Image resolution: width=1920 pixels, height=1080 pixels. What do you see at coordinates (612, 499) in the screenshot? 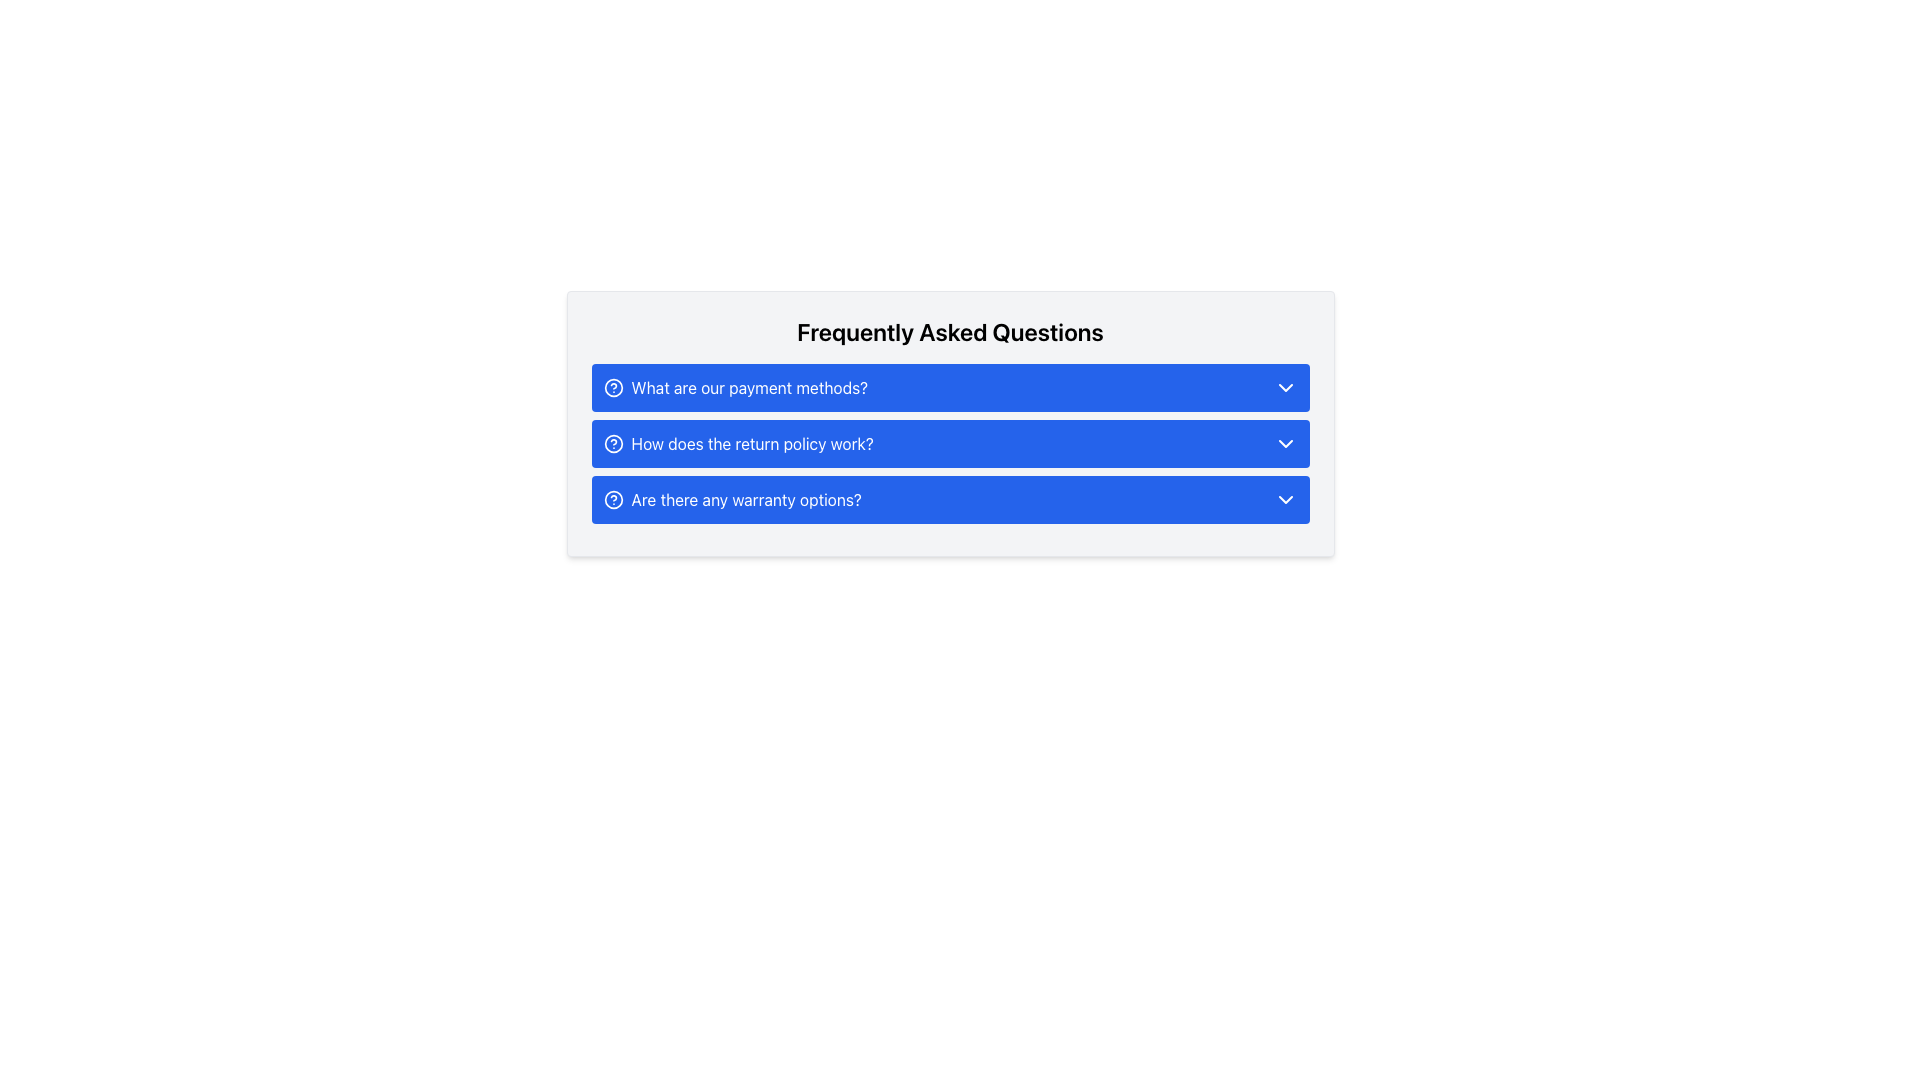
I see `the circular SVG shape located in the center of the third FAQ query icon, positioned between the second FAQ item and any additional items` at bounding box center [612, 499].